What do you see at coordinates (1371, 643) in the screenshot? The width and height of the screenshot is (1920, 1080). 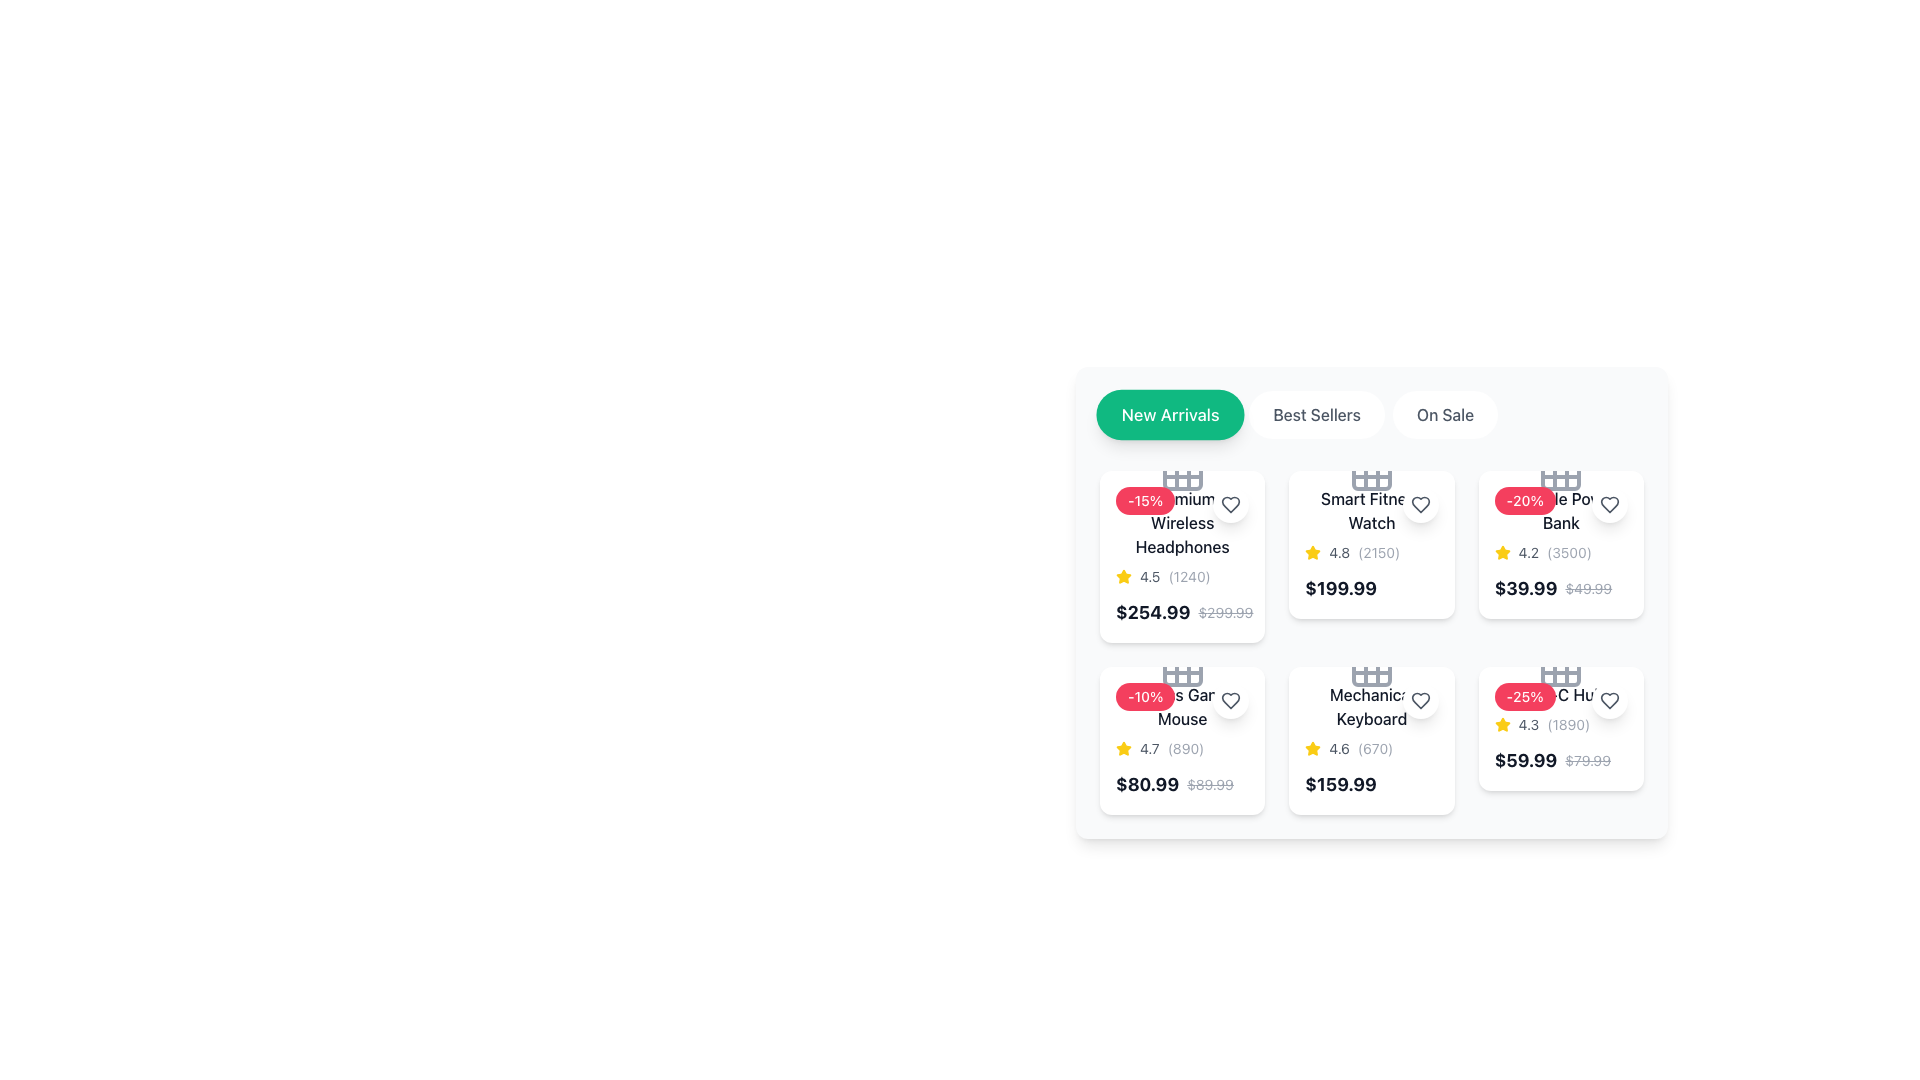 I see `the product card located in the second row and second column of the grid of product cards` at bounding box center [1371, 643].